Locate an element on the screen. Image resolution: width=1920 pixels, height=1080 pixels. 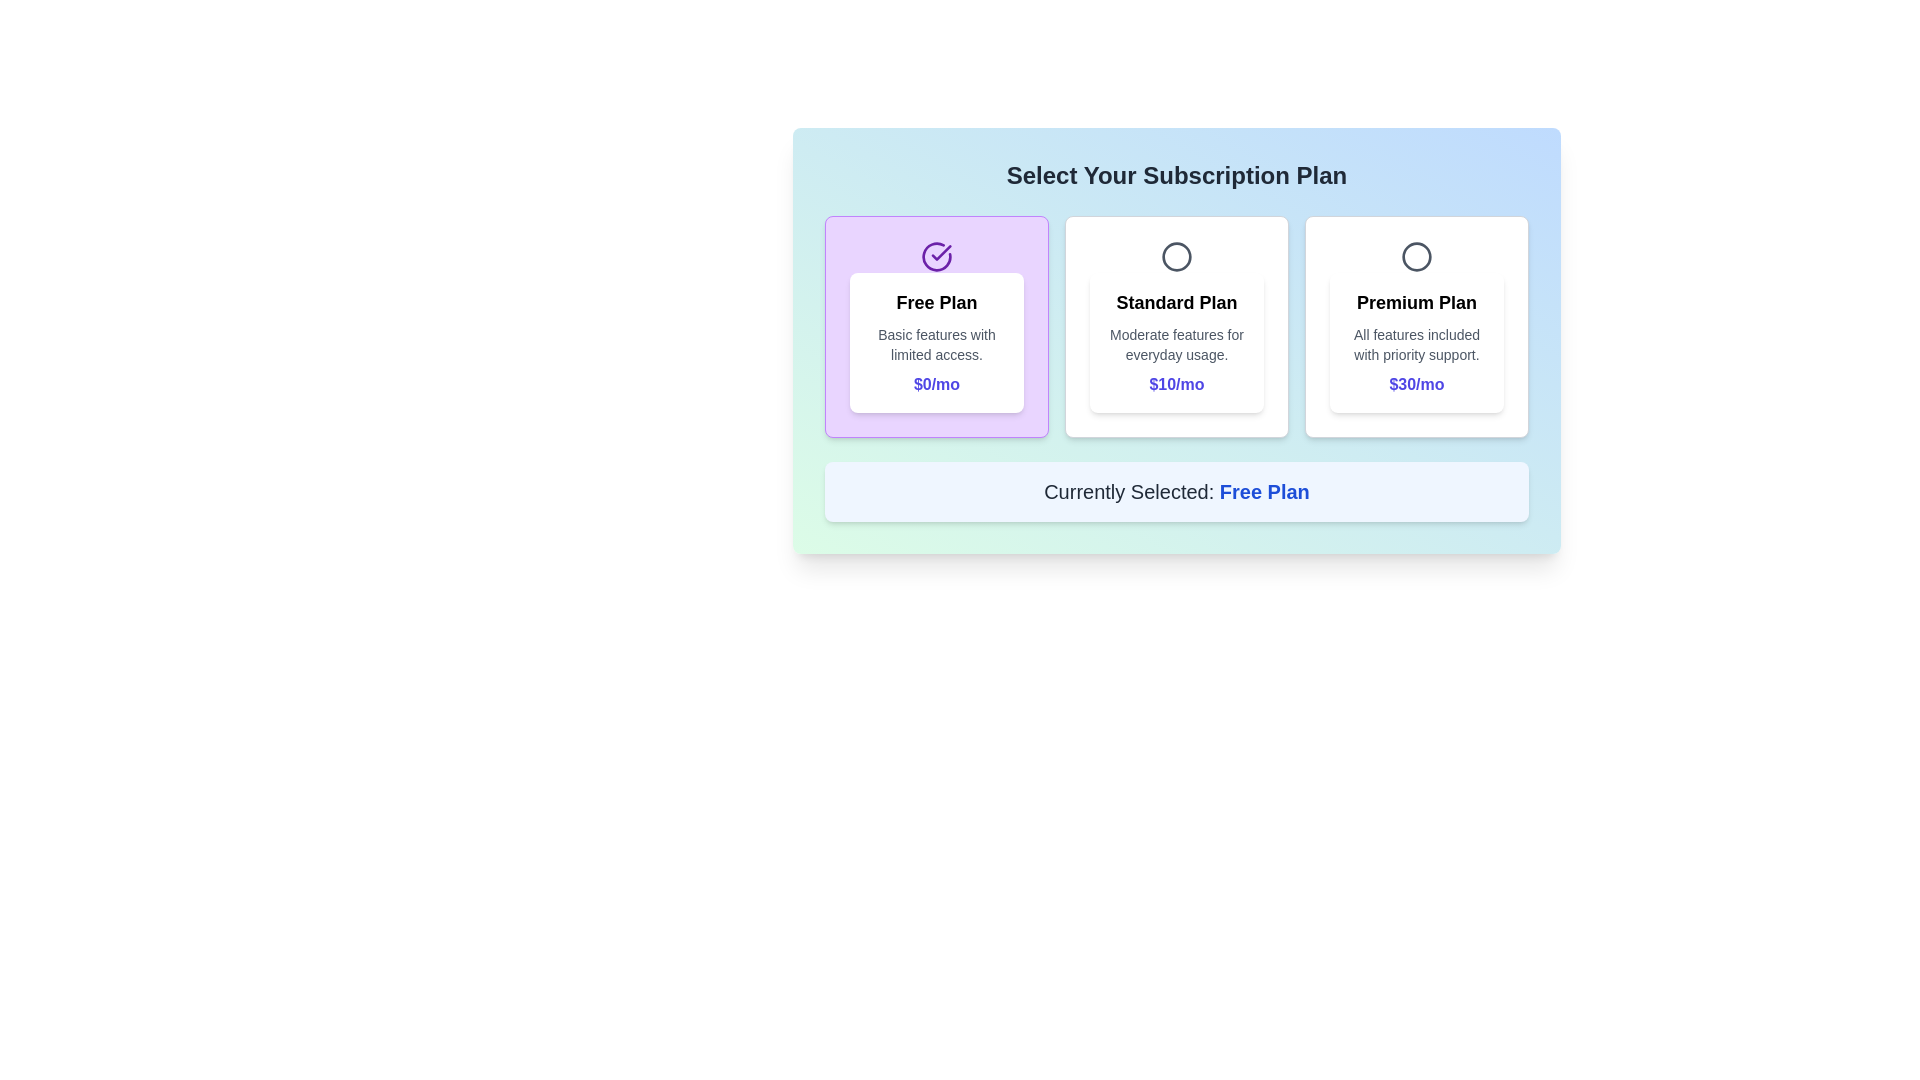
the text label saying 'Moderate features for everyday usage.' which is centered within the 'Standard Plan' card is located at coordinates (1176, 343).